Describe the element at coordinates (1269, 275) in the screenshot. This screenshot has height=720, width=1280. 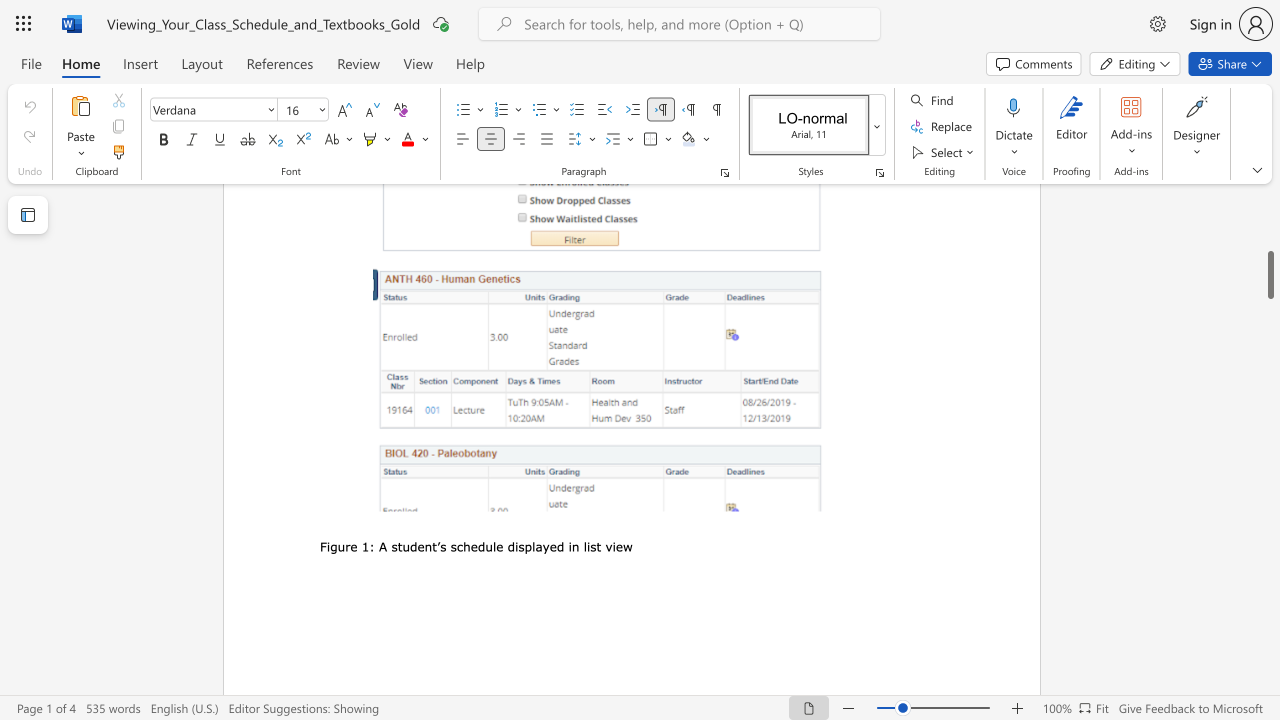
I see `the scrollbar and move down 2040 pixels` at that location.